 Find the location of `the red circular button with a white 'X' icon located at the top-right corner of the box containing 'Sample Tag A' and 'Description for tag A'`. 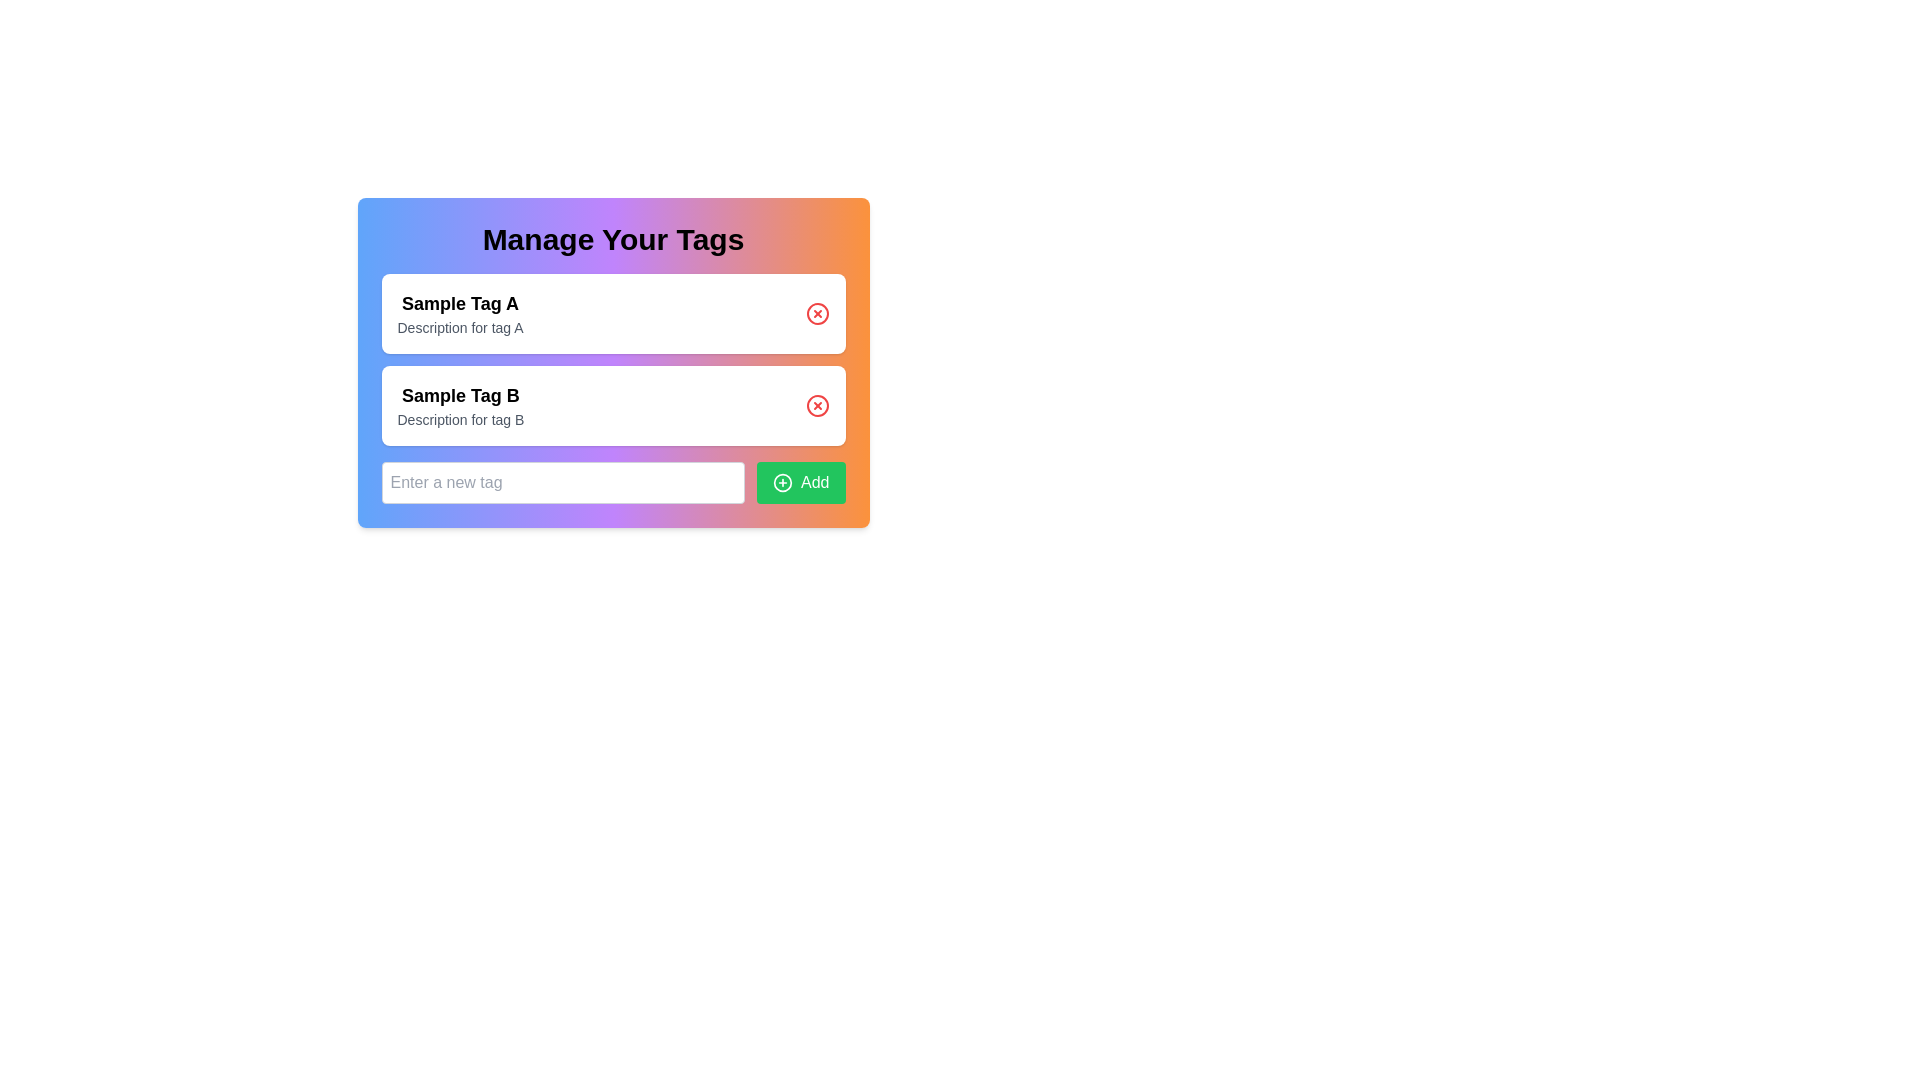

the red circular button with a white 'X' icon located at the top-right corner of the box containing 'Sample Tag A' and 'Description for tag A' is located at coordinates (817, 313).